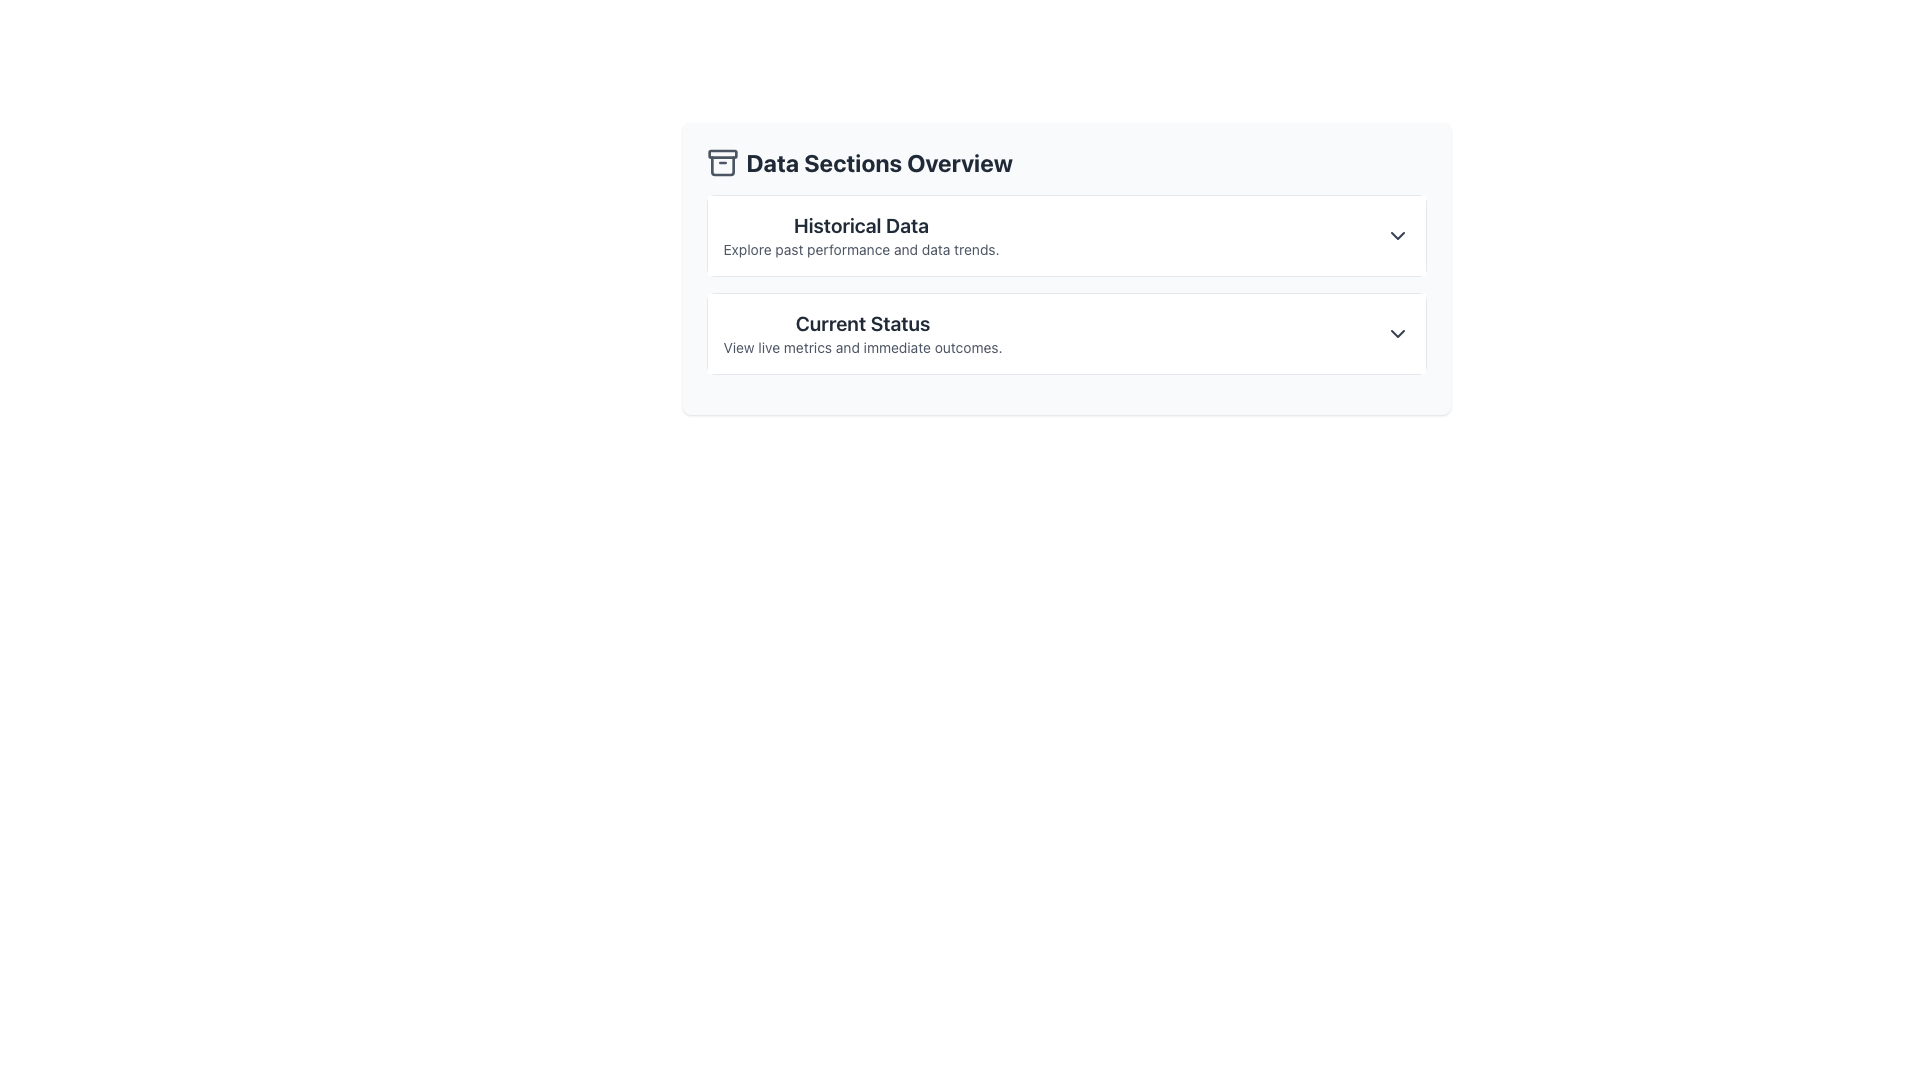 This screenshot has height=1080, width=1920. I want to click on the expandable or collapsible icon located at the far right of the 'Current Status' section, so click(1396, 333).